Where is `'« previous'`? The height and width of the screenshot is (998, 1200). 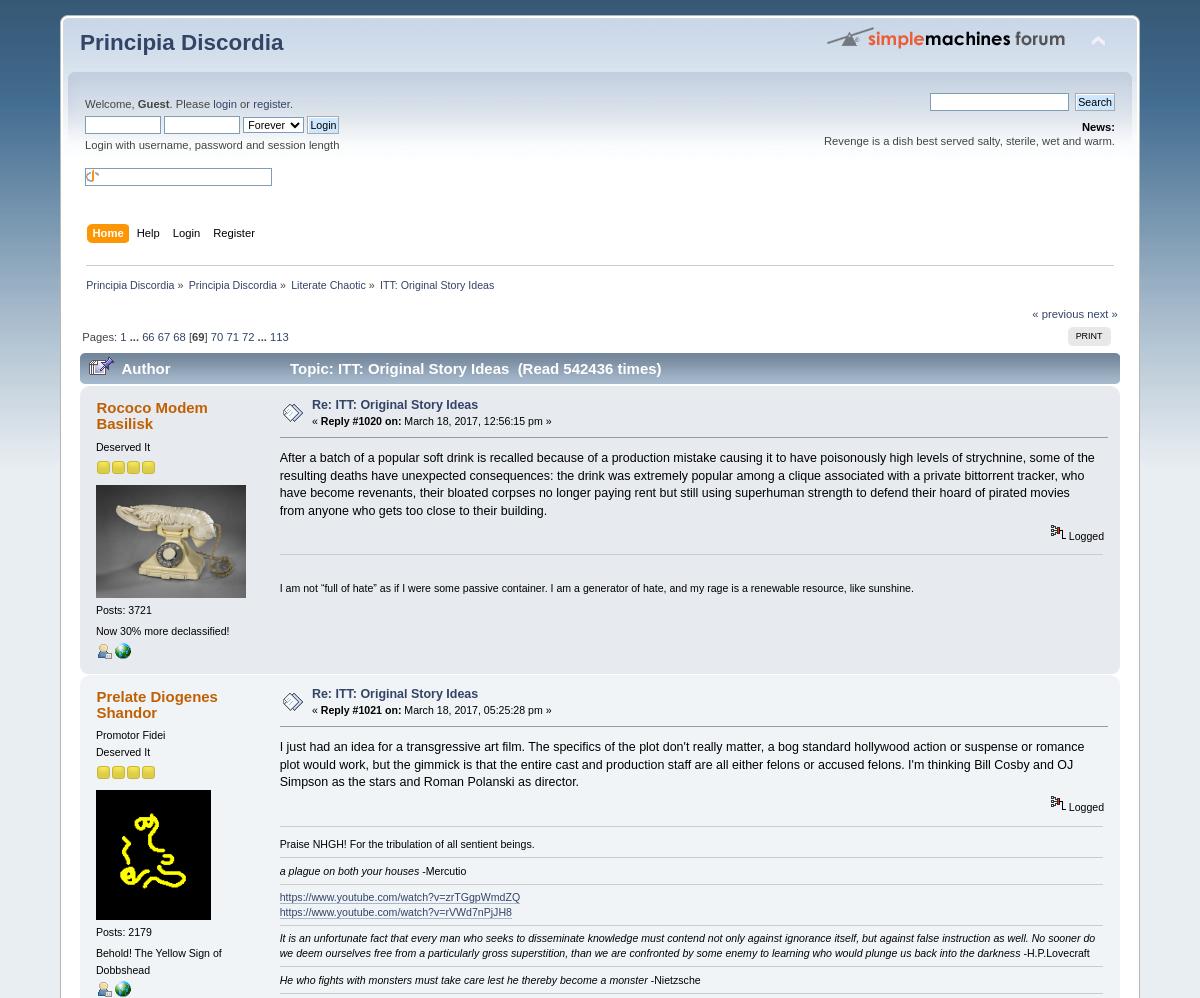 '« previous' is located at coordinates (1057, 313).